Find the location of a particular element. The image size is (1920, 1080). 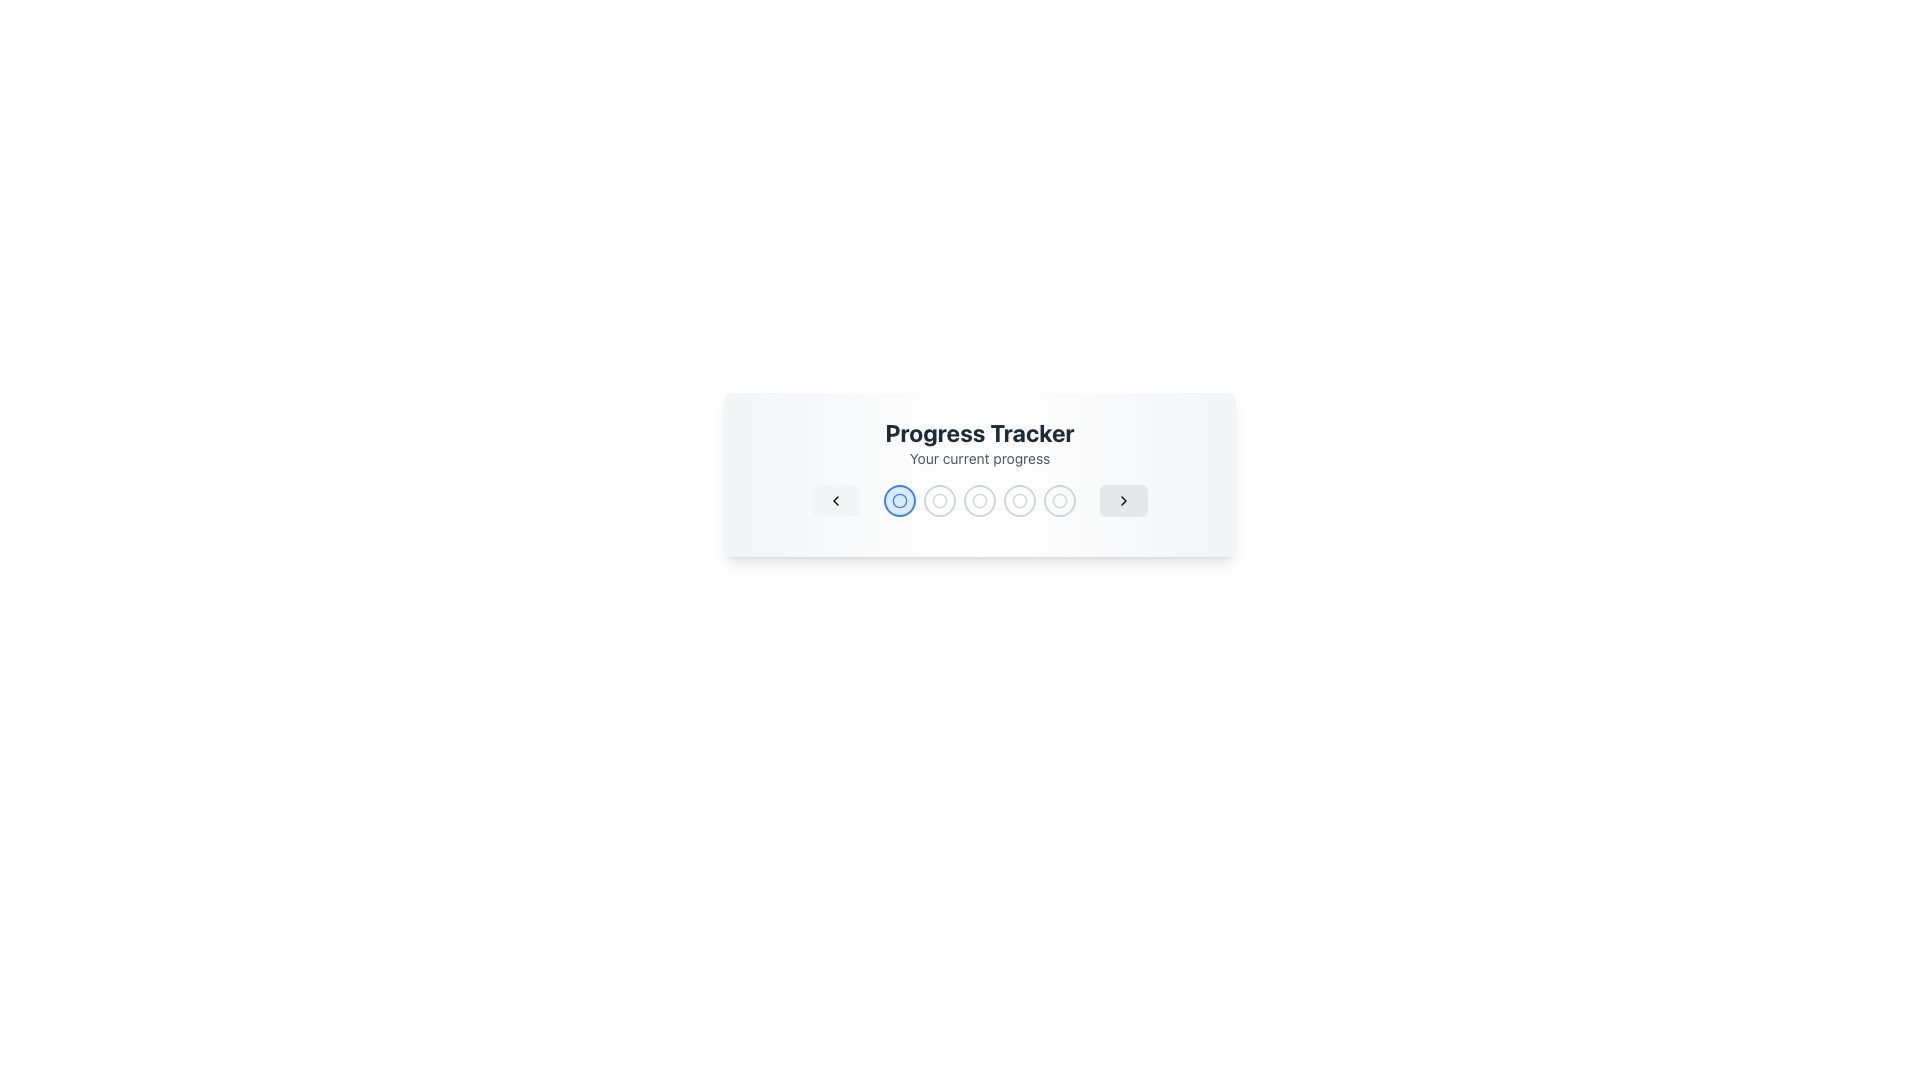

the third circular icon in a horizontally arranged set of six progress indicator icons is located at coordinates (979, 500).